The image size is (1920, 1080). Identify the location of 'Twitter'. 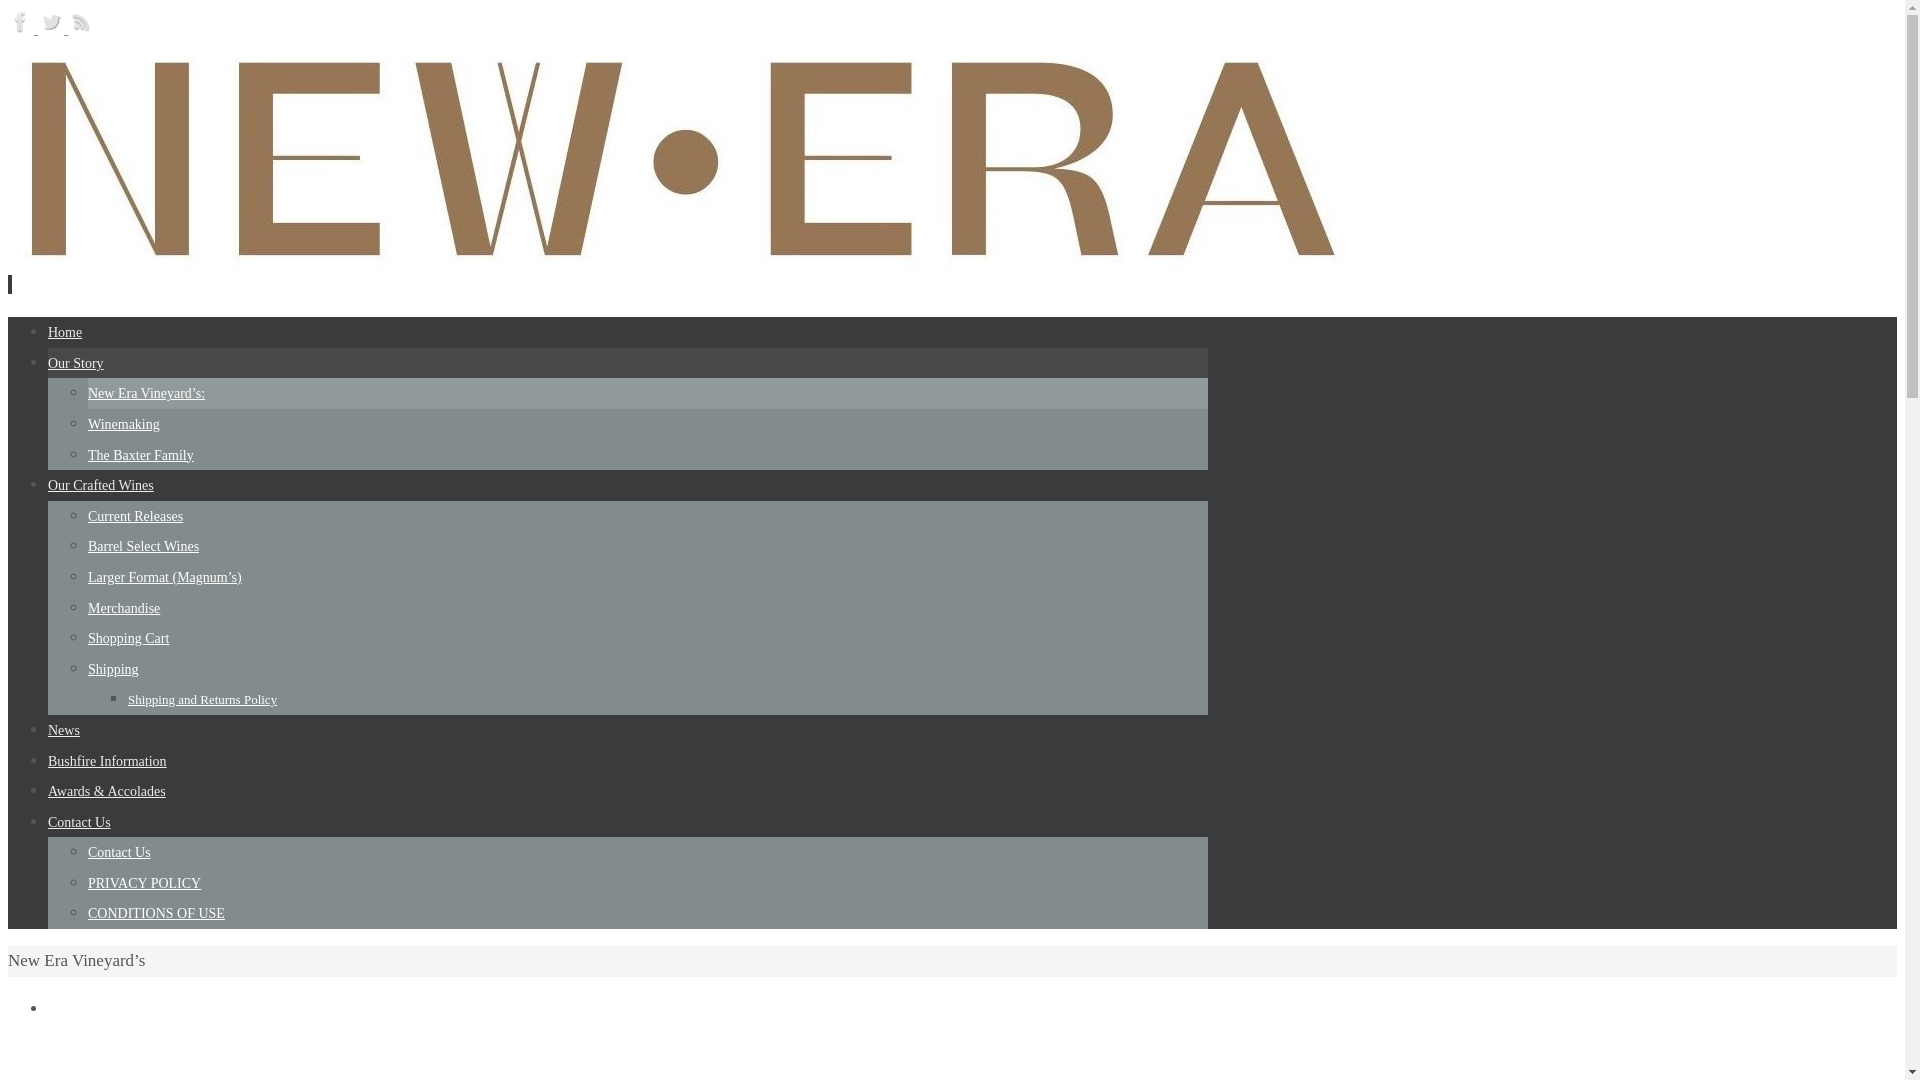
(52, 28).